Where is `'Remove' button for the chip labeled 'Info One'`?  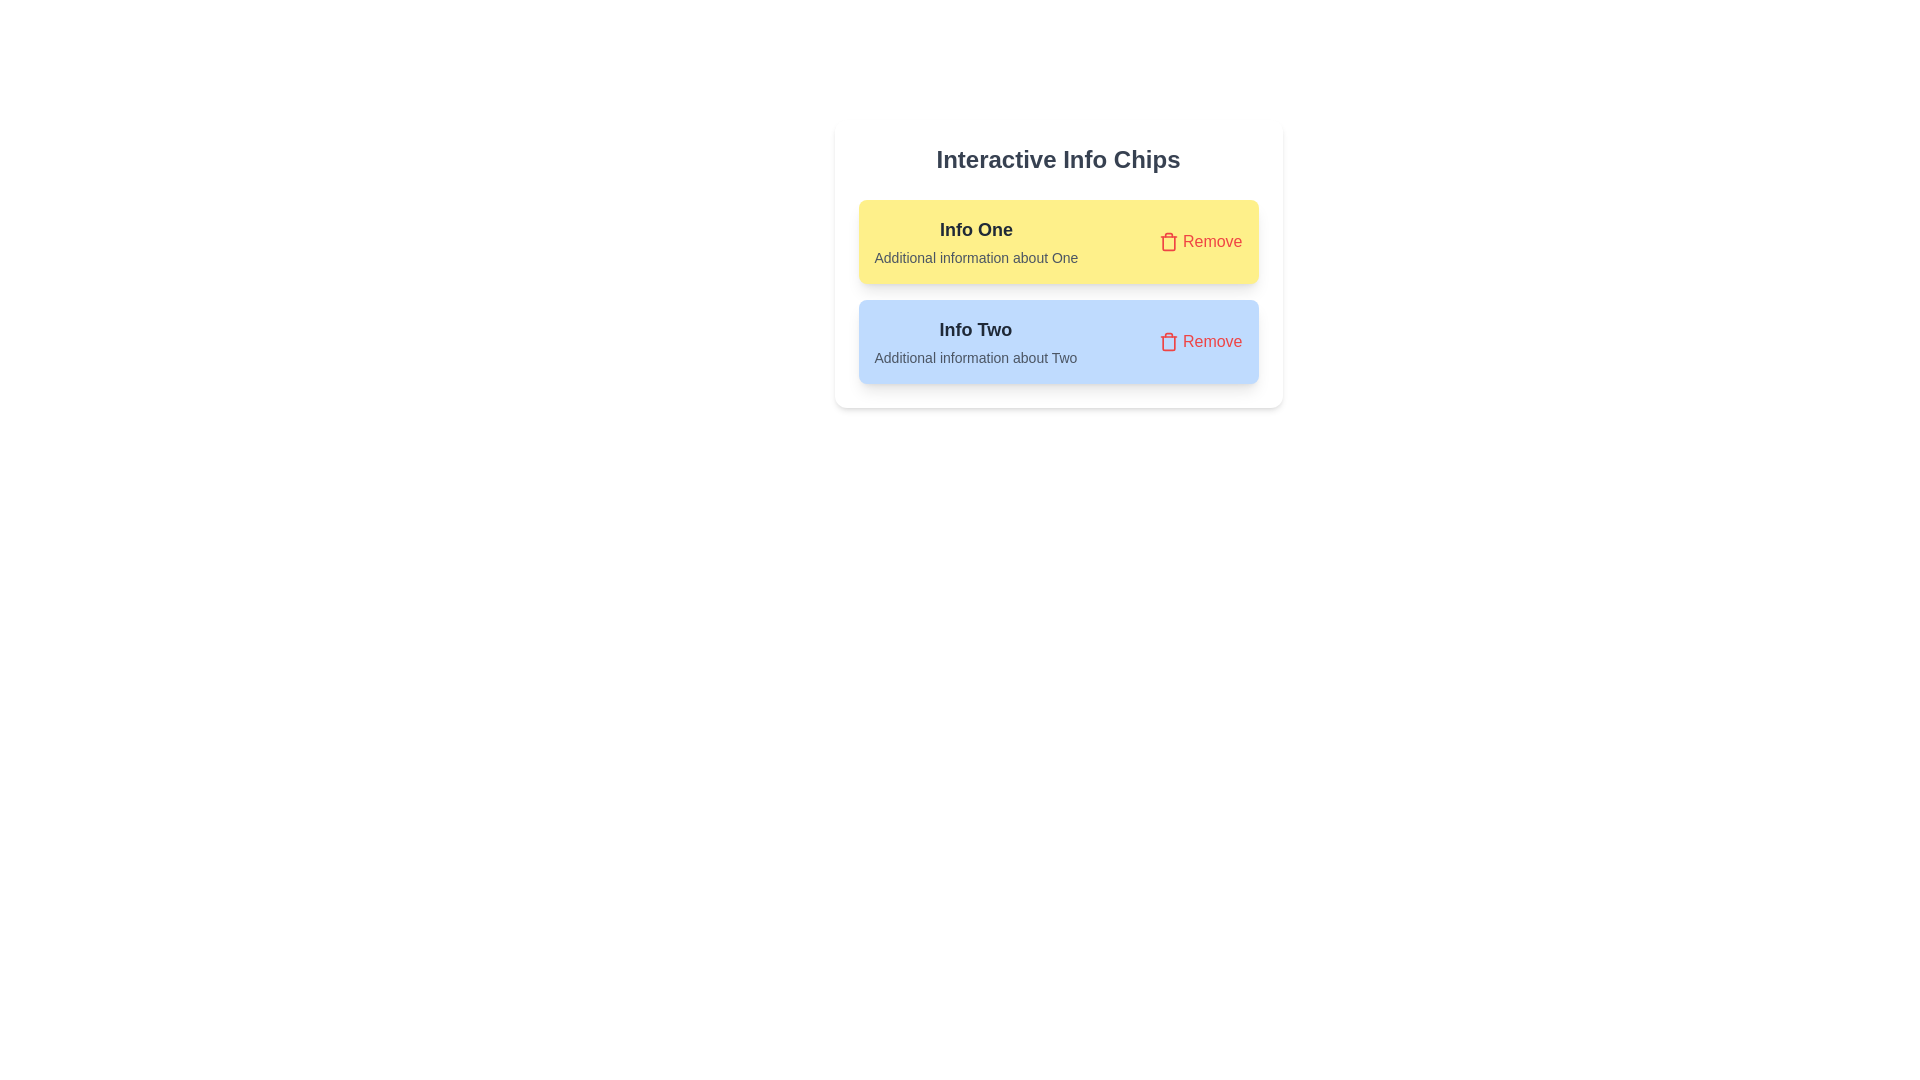 'Remove' button for the chip labeled 'Info One' is located at coordinates (1200, 241).